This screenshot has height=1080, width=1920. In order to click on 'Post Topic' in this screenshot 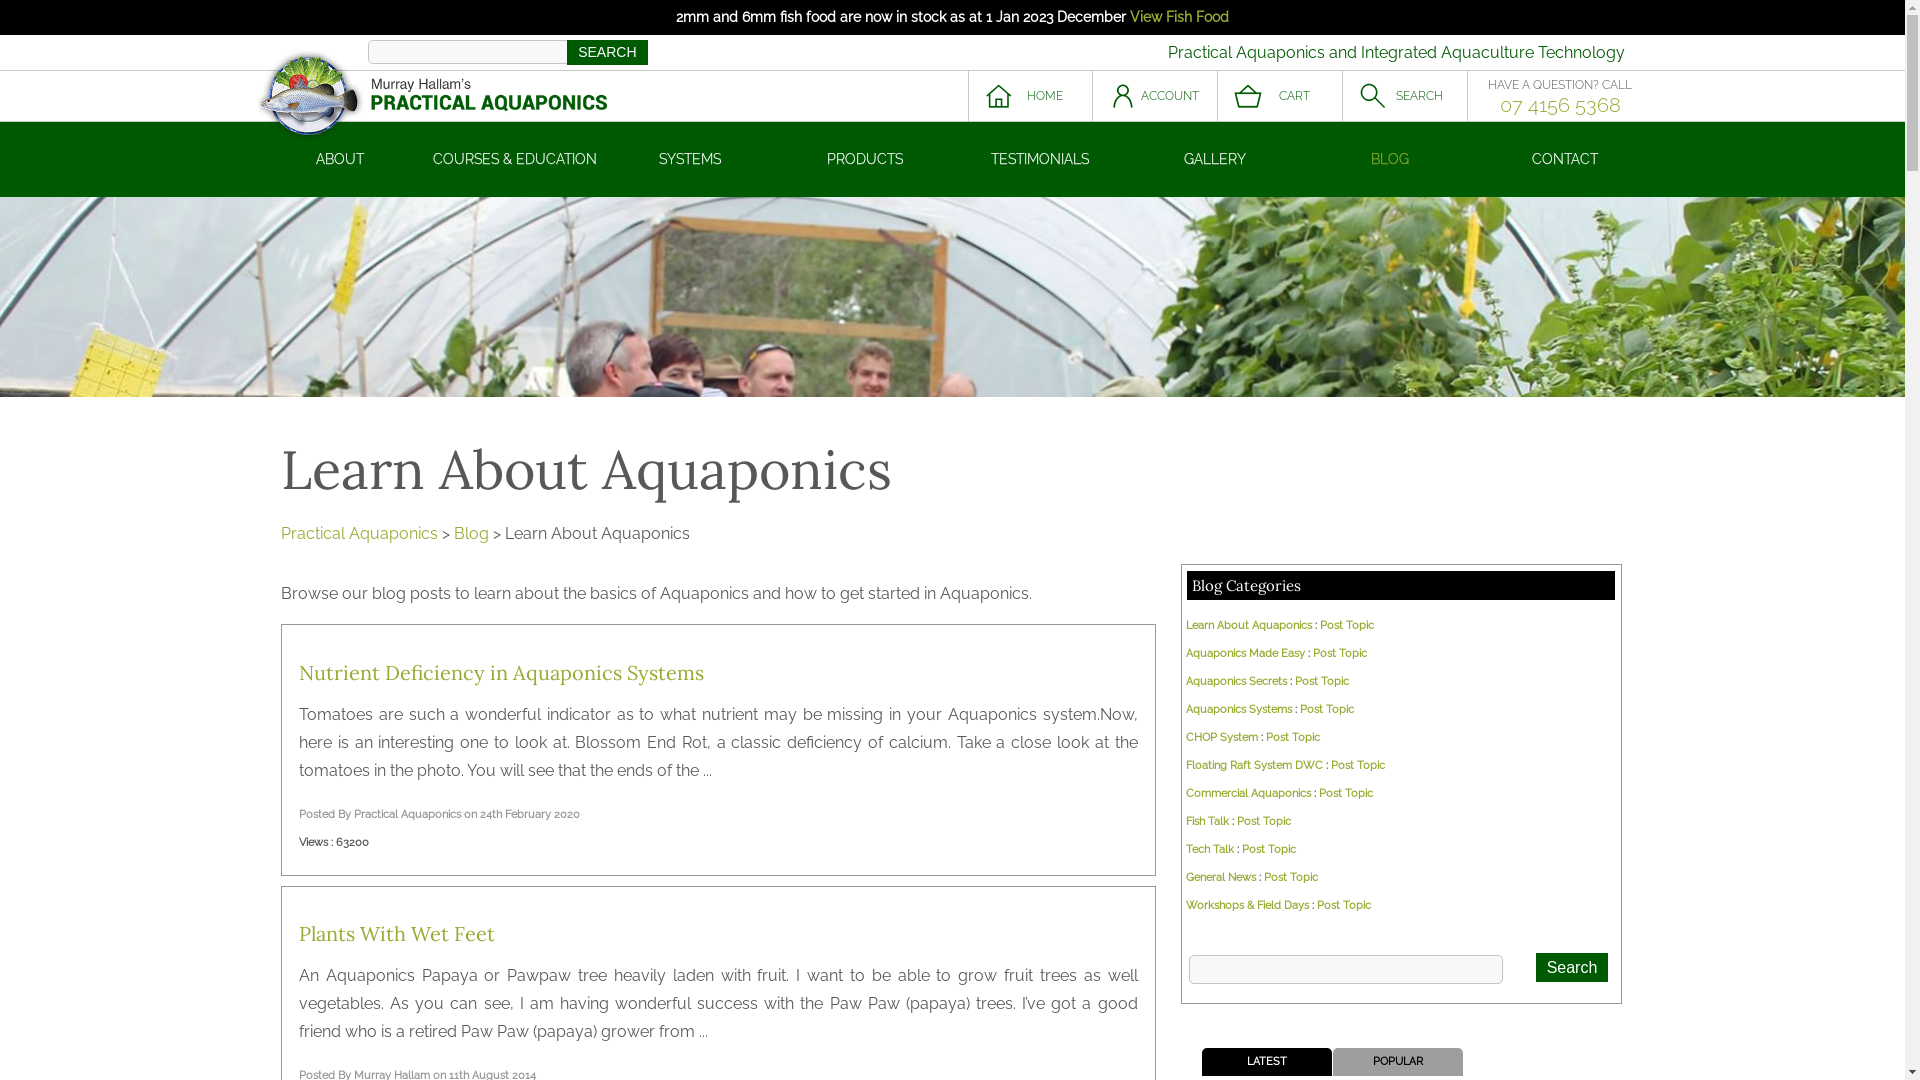, I will do `click(1300, 708)`.